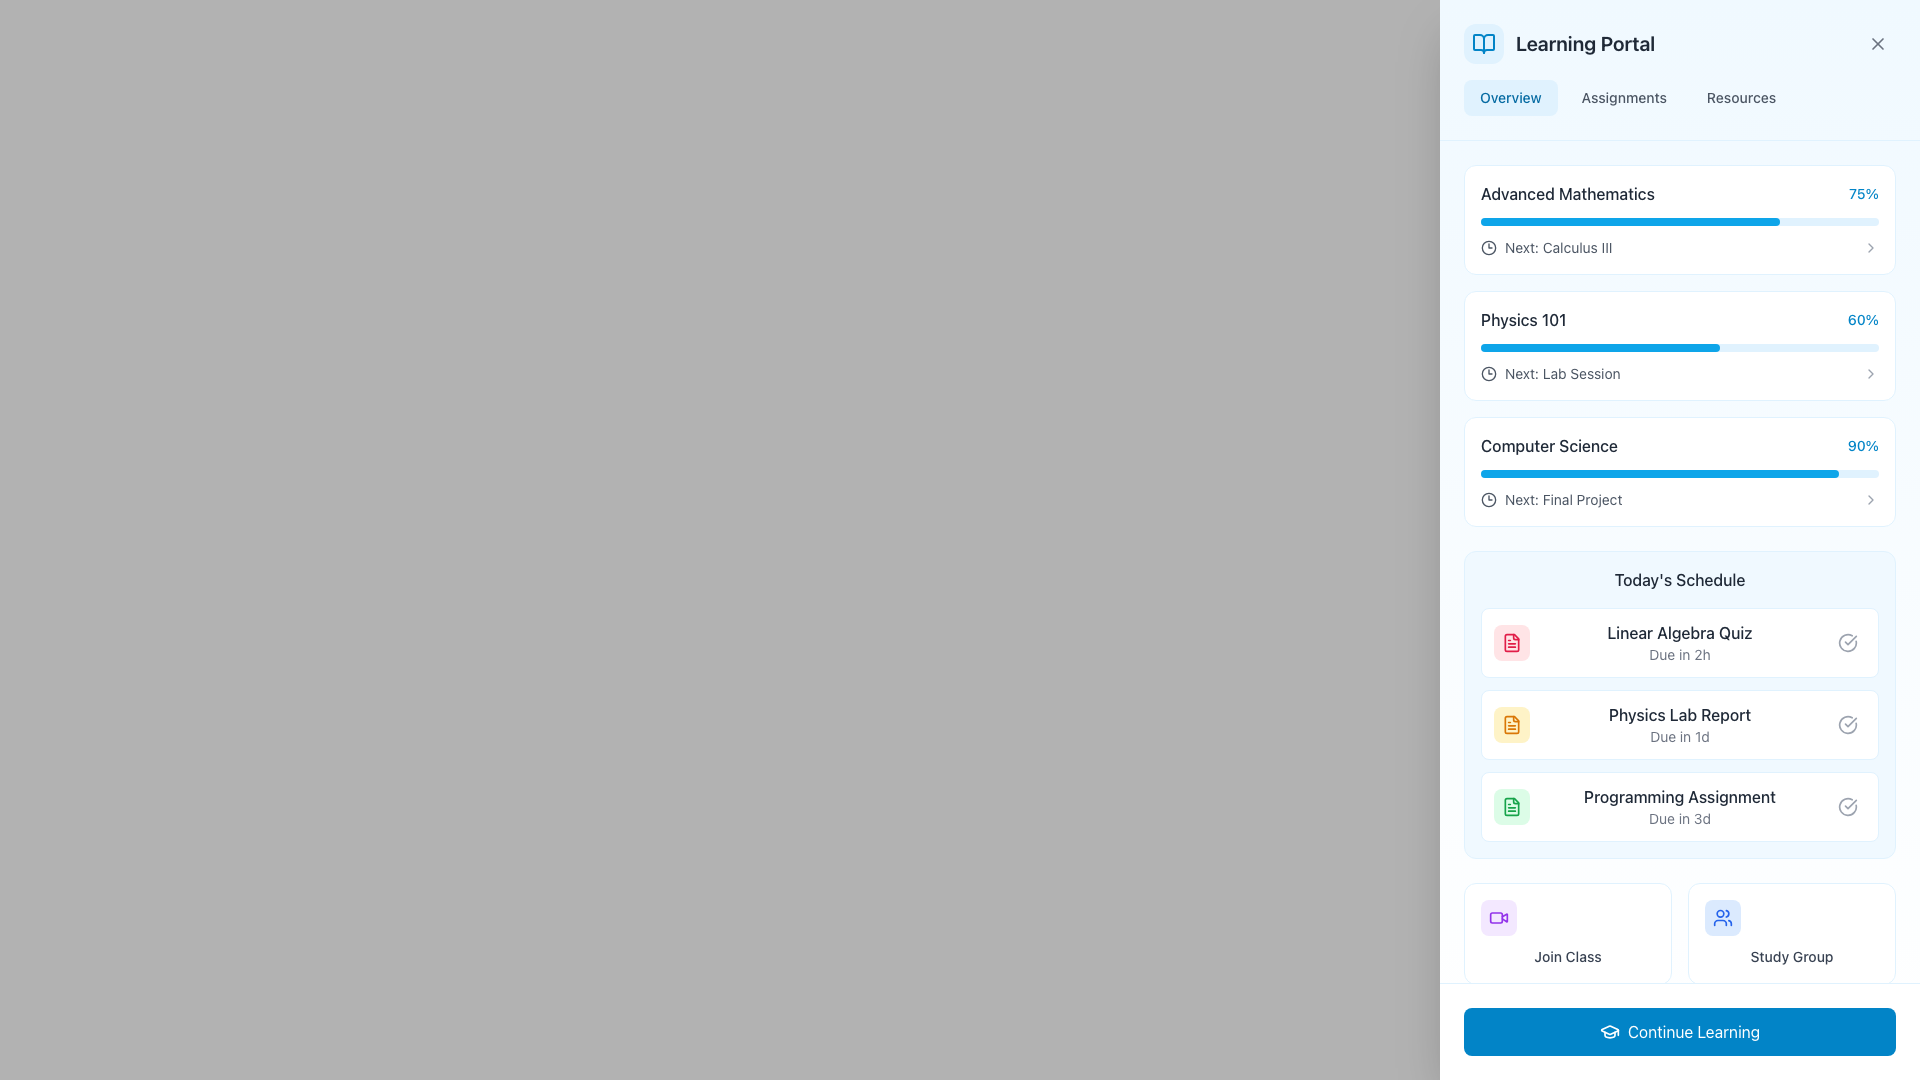  Describe the element at coordinates (1488, 499) in the screenshot. I see `the SVG circle component of the clock icon, which symbolizes time-relevant information, located next to the course subject text` at that location.